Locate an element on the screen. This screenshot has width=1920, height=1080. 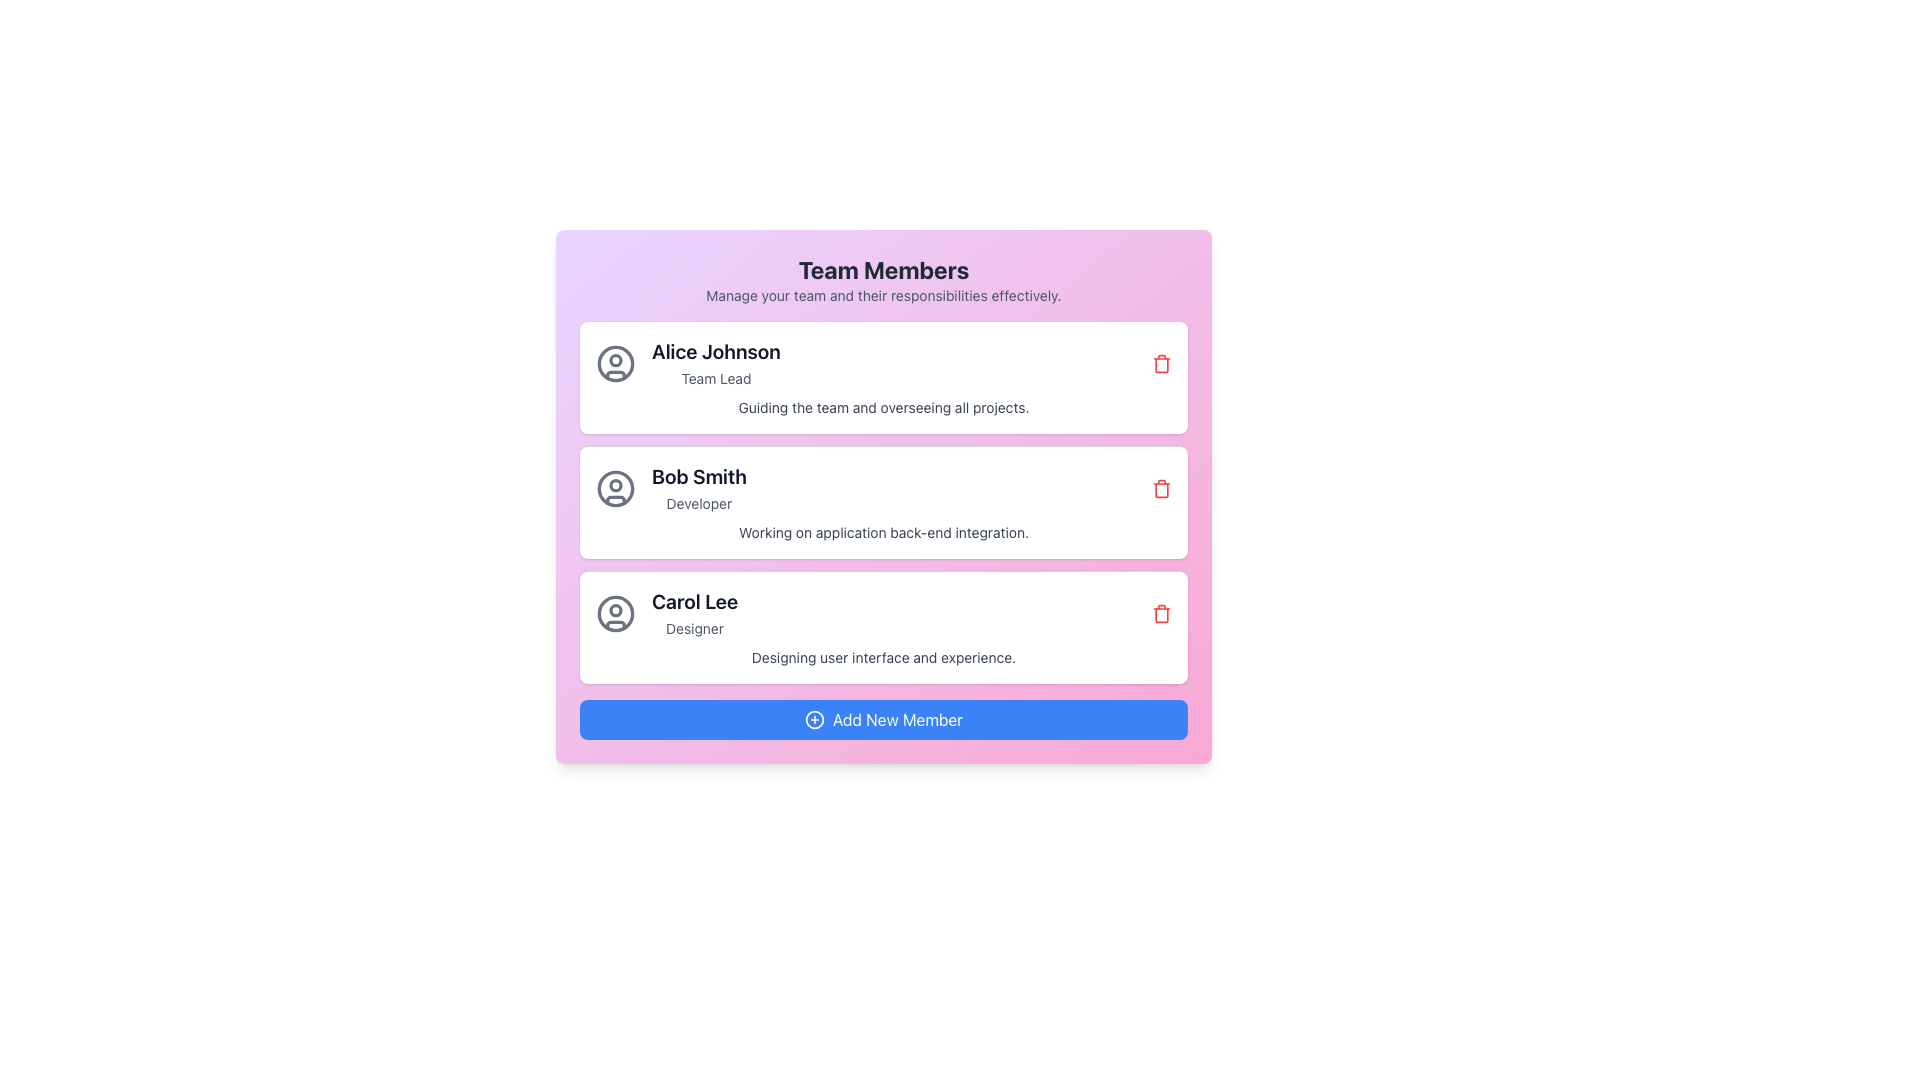
the user avatar icon's circular component, which is positioned near the top central area of the avatar graphic is located at coordinates (614, 485).